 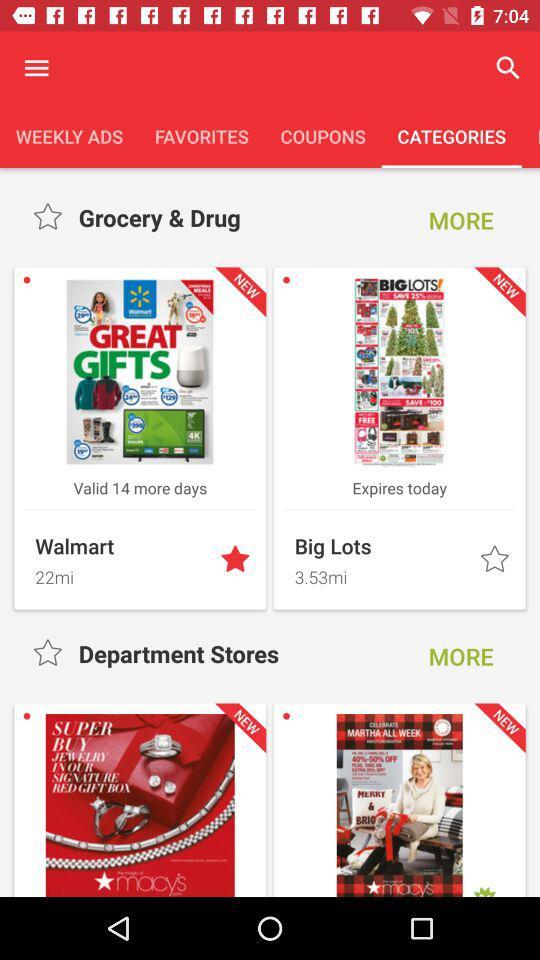 I want to click on change rating of item, so click(x=49, y=217).